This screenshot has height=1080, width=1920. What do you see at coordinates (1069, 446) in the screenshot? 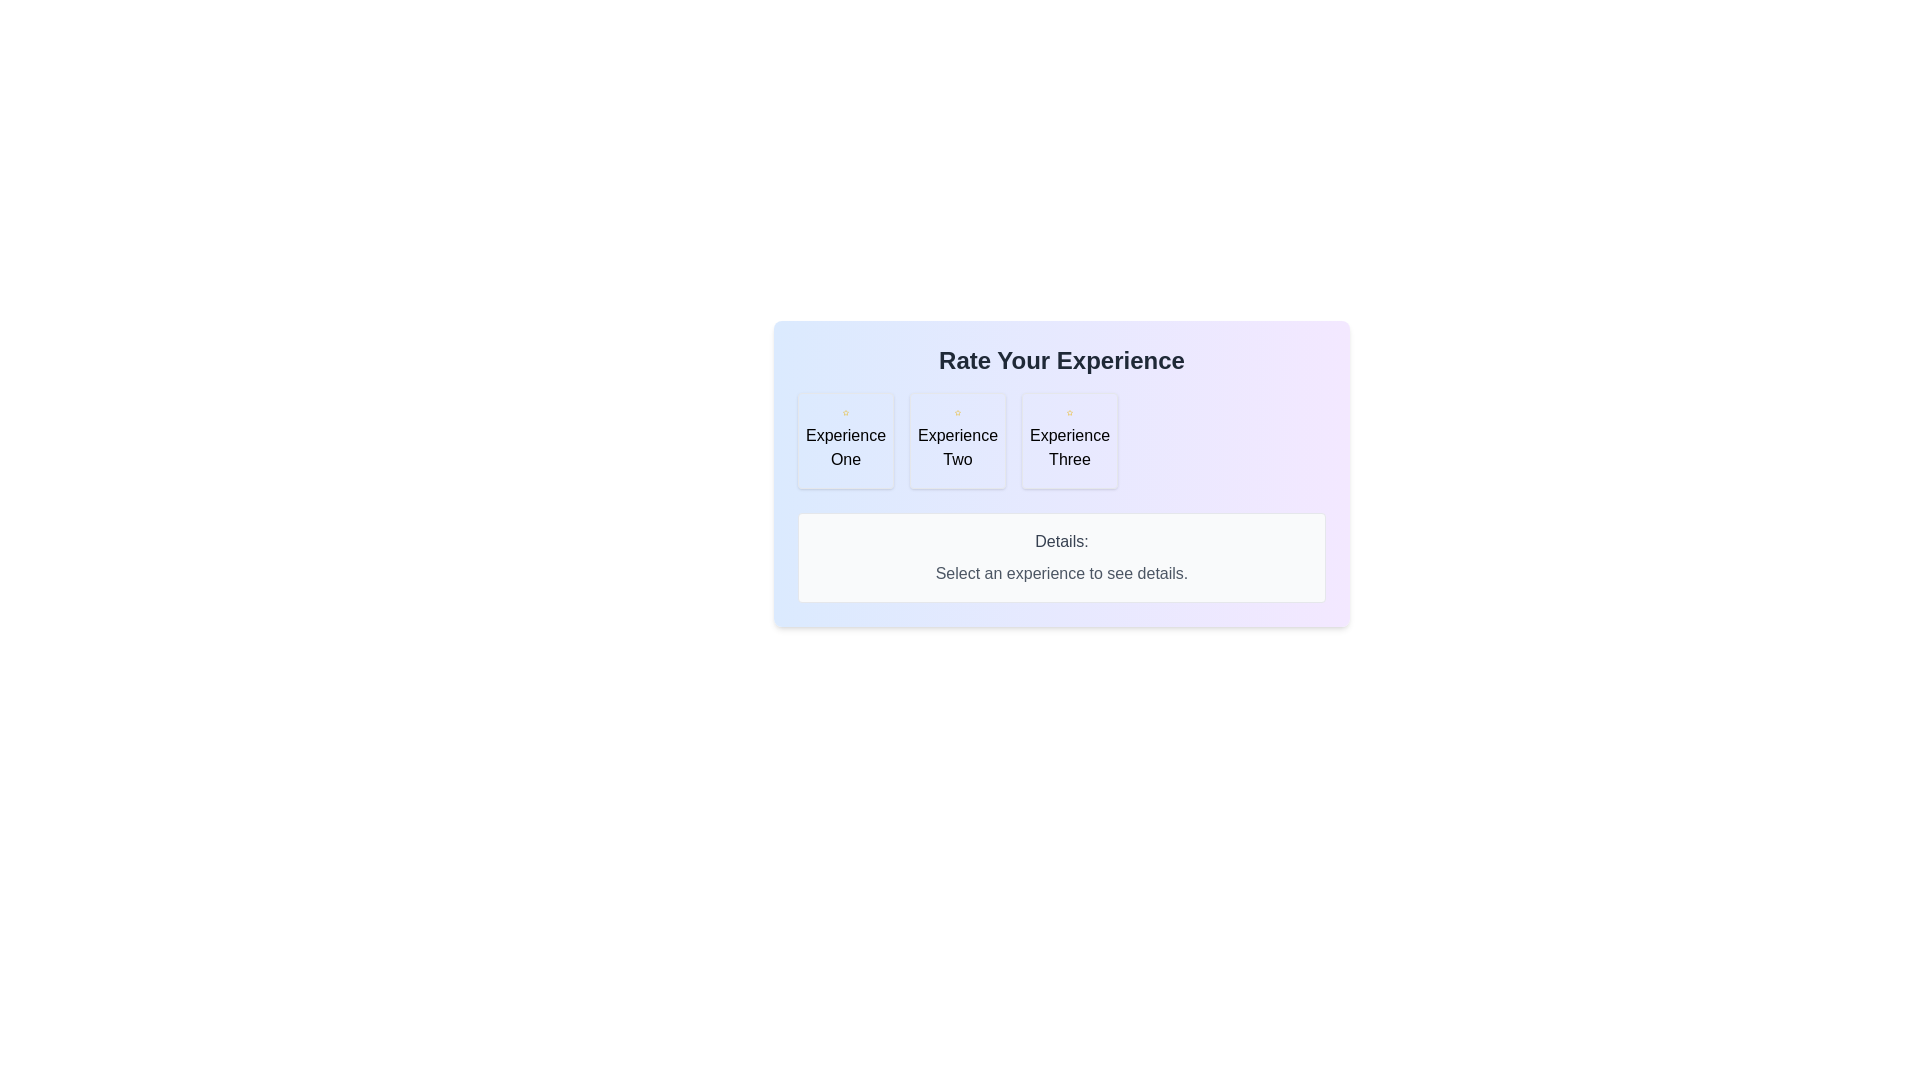
I see `the text label within the last card under the title 'Rate Your Experience', which represents a selectable option for an experience` at bounding box center [1069, 446].